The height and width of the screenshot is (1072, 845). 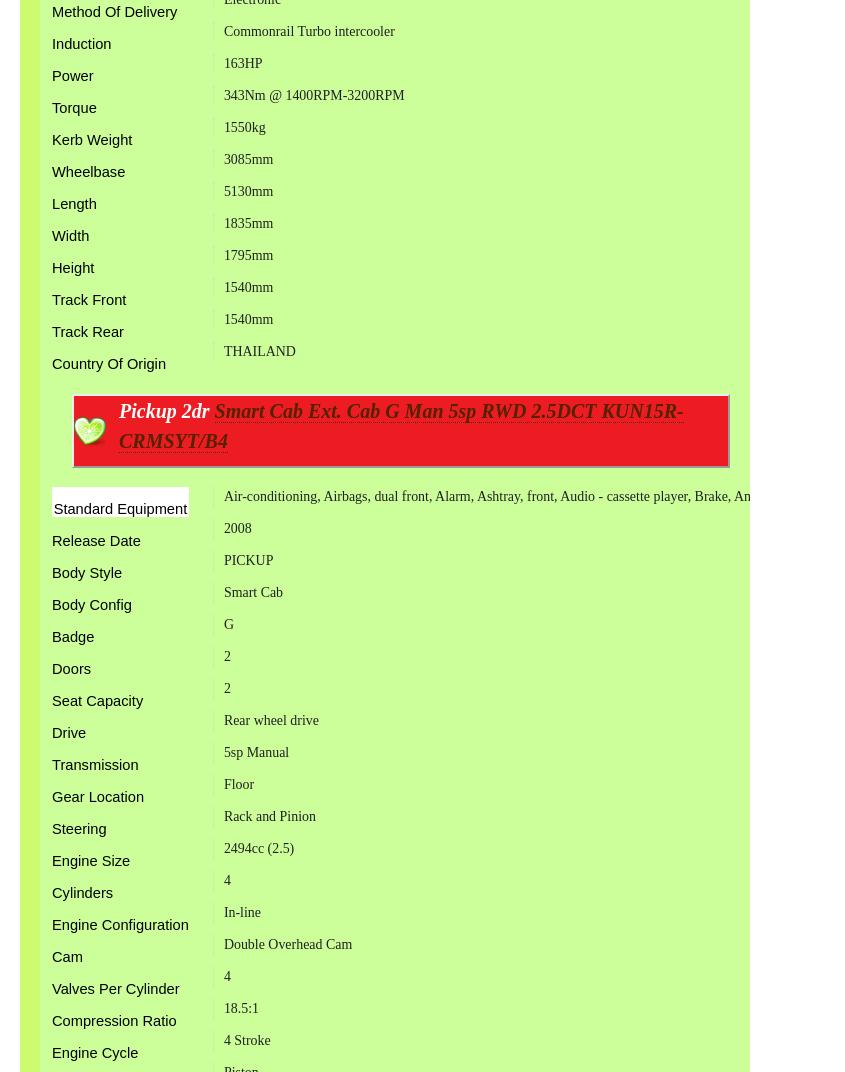 What do you see at coordinates (287, 942) in the screenshot?
I see `'Double Overhead Cam'` at bounding box center [287, 942].